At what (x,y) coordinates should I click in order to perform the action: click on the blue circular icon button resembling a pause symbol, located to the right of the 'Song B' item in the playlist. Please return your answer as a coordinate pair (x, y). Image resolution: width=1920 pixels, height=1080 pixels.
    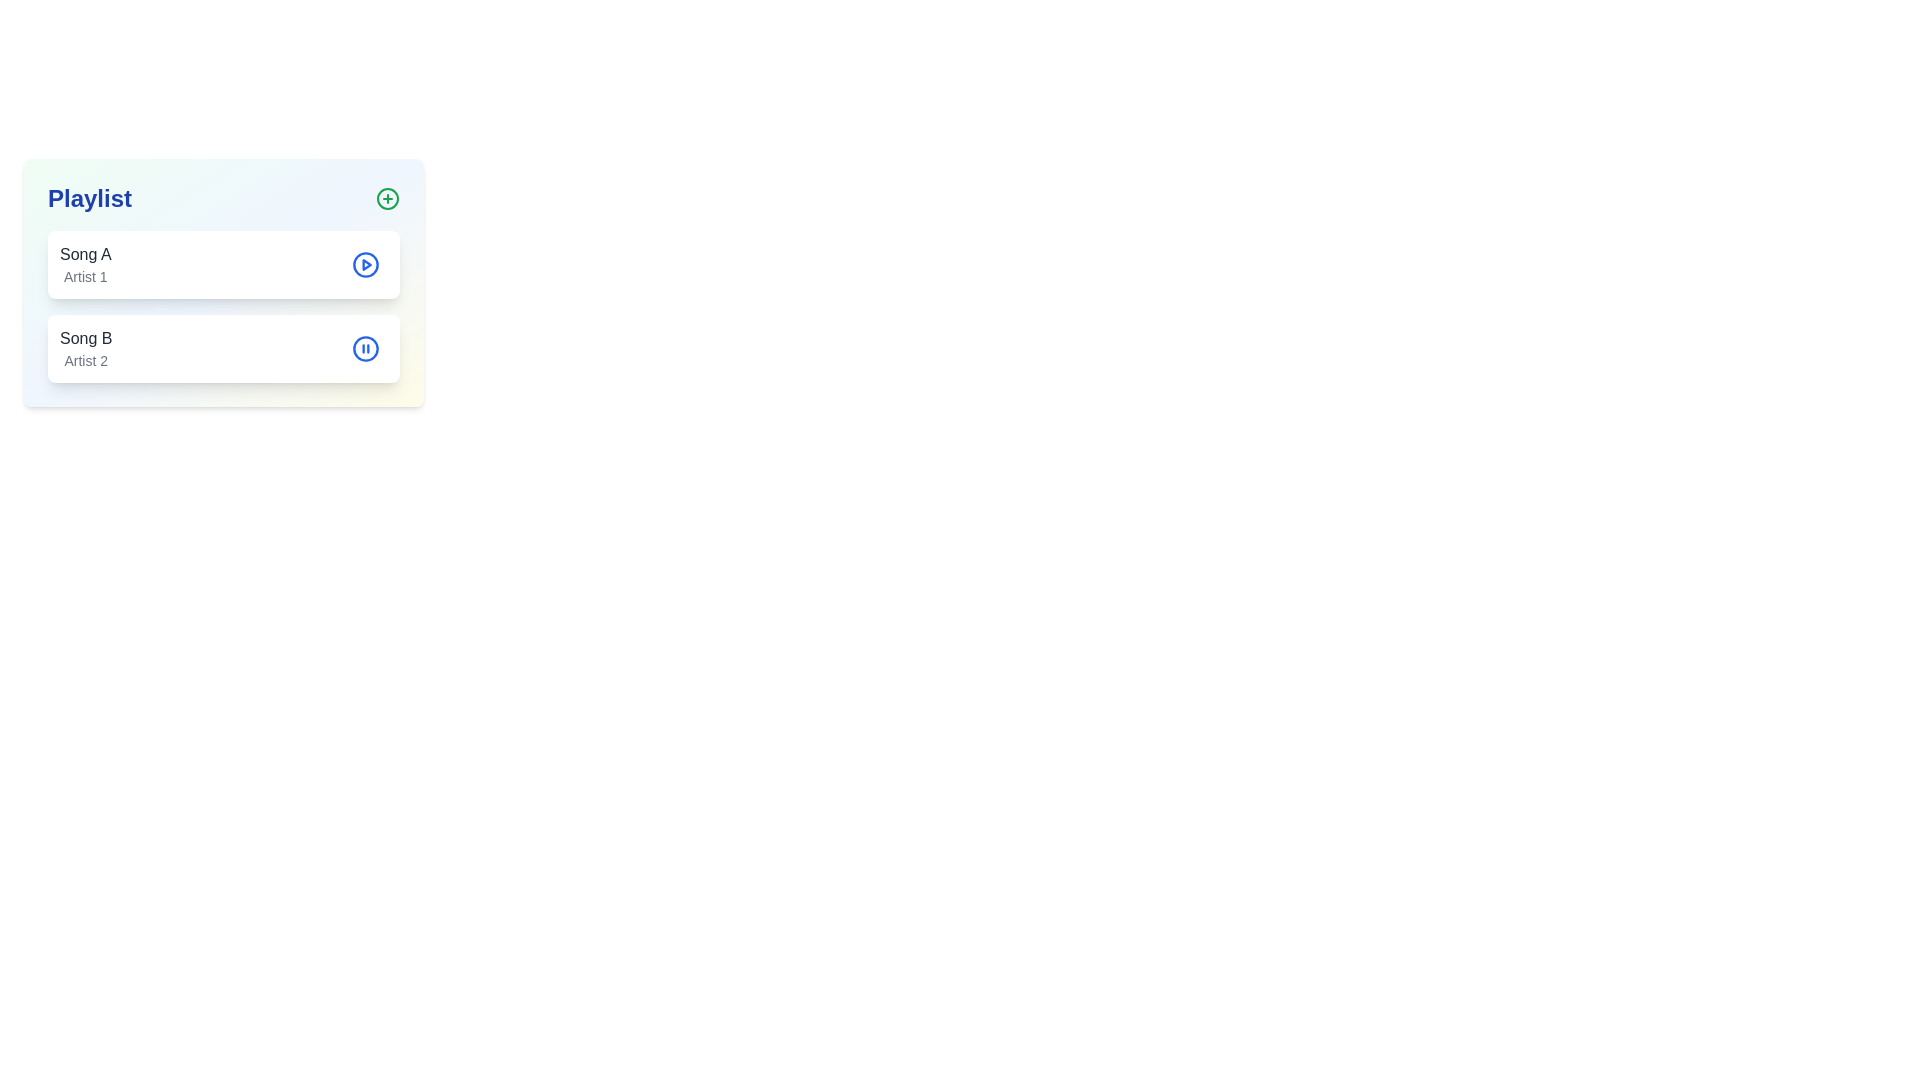
    Looking at the image, I should click on (365, 347).